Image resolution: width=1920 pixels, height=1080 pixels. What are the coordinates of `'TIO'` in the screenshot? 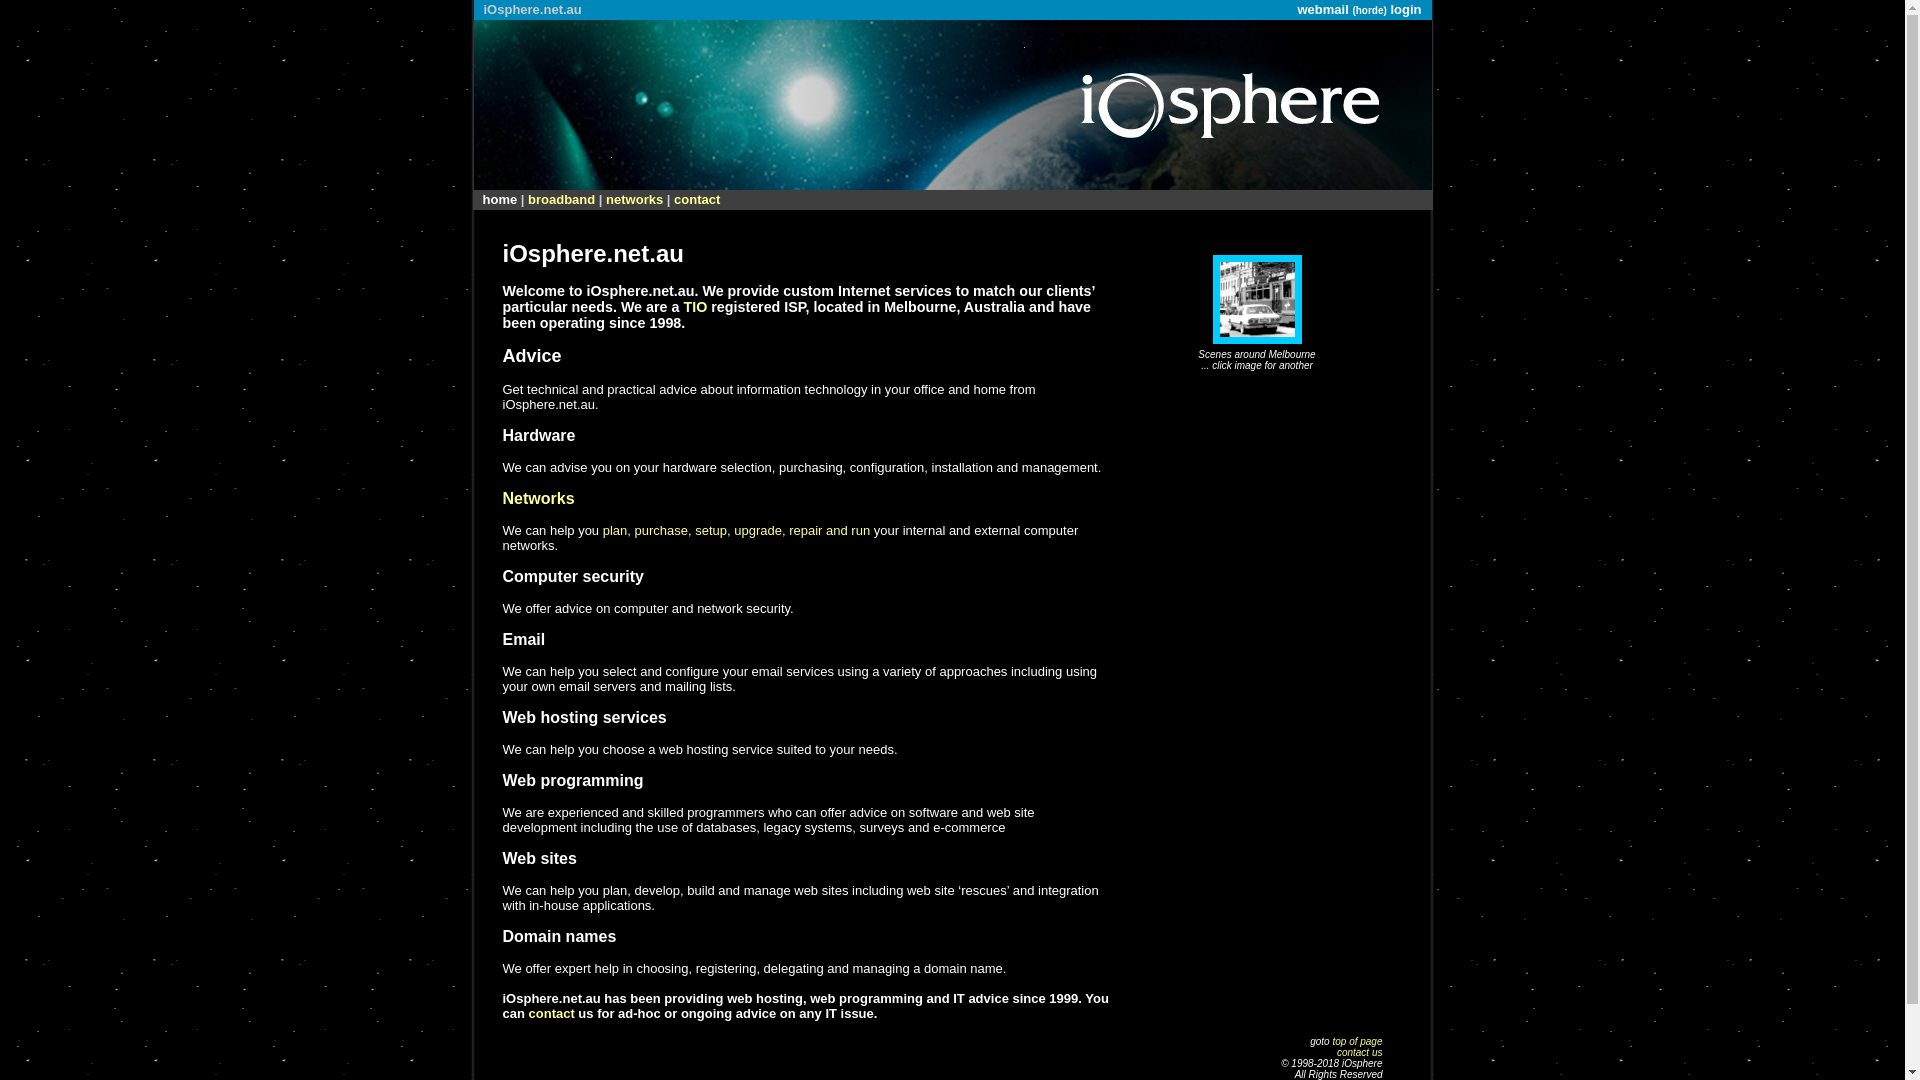 It's located at (695, 307).